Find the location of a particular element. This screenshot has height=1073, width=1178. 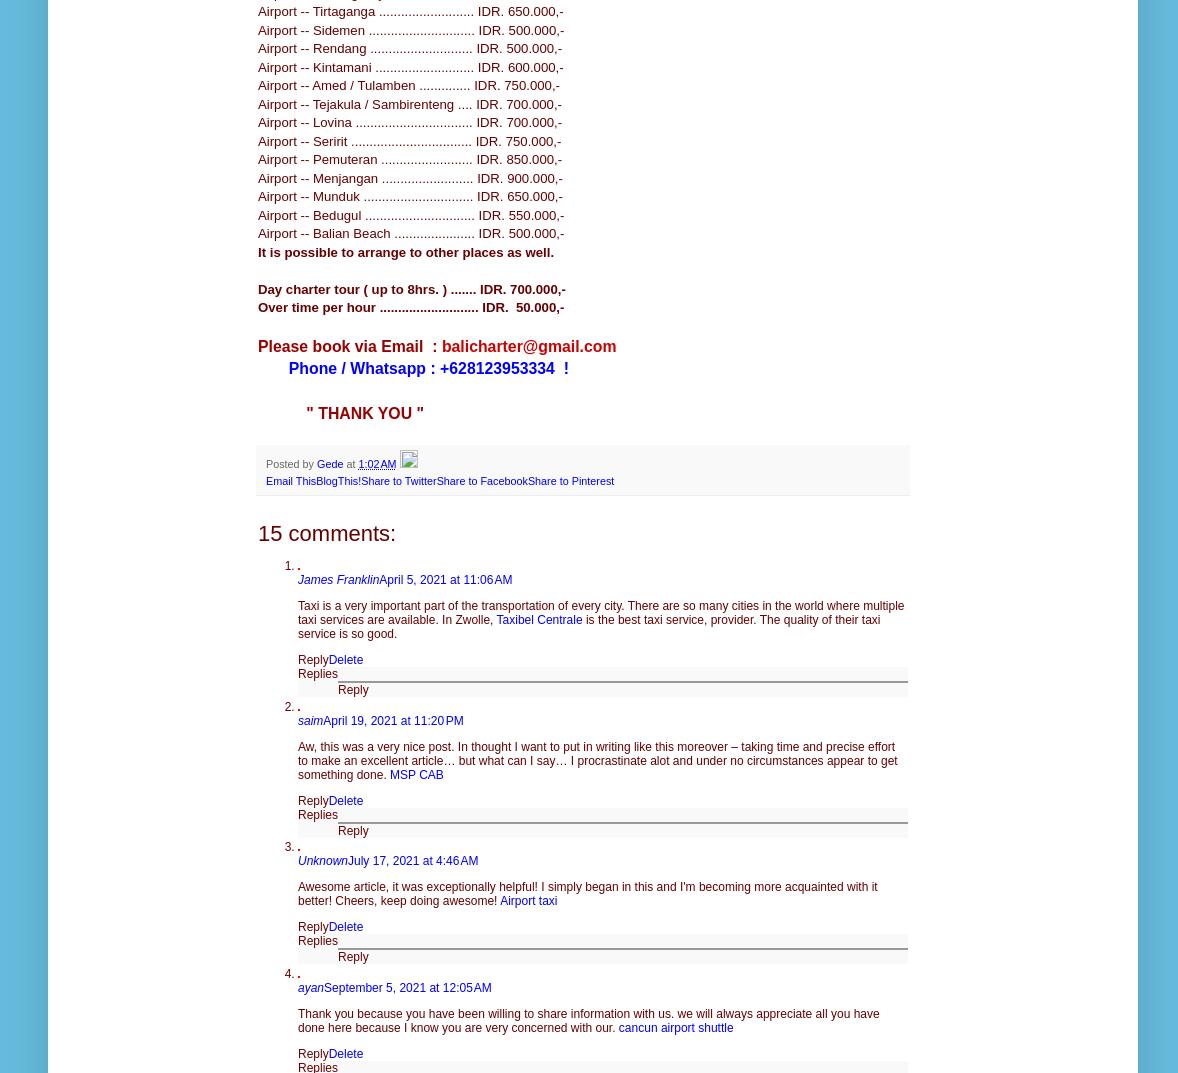

'Airport -- Munduk .............................. IDR. 650.000,-' is located at coordinates (409, 196).